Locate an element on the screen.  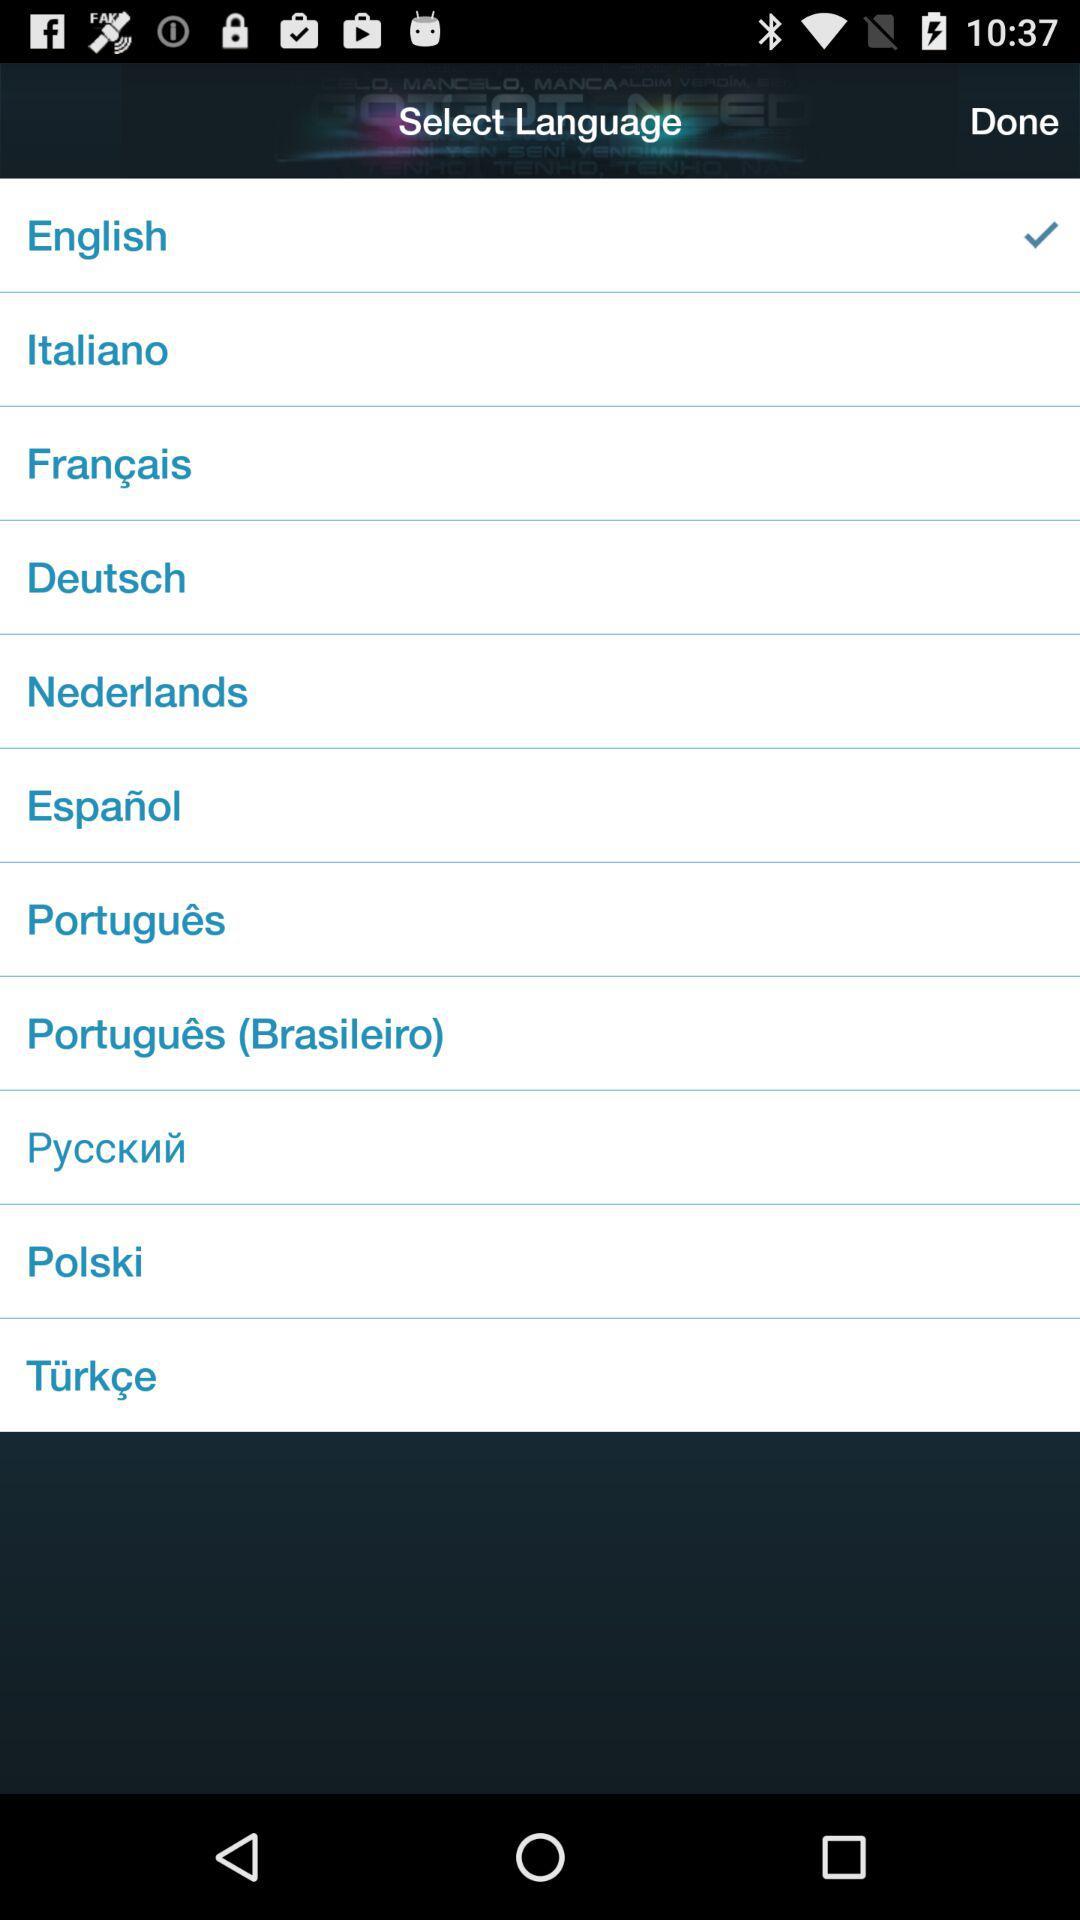
done icon is located at coordinates (1014, 119).